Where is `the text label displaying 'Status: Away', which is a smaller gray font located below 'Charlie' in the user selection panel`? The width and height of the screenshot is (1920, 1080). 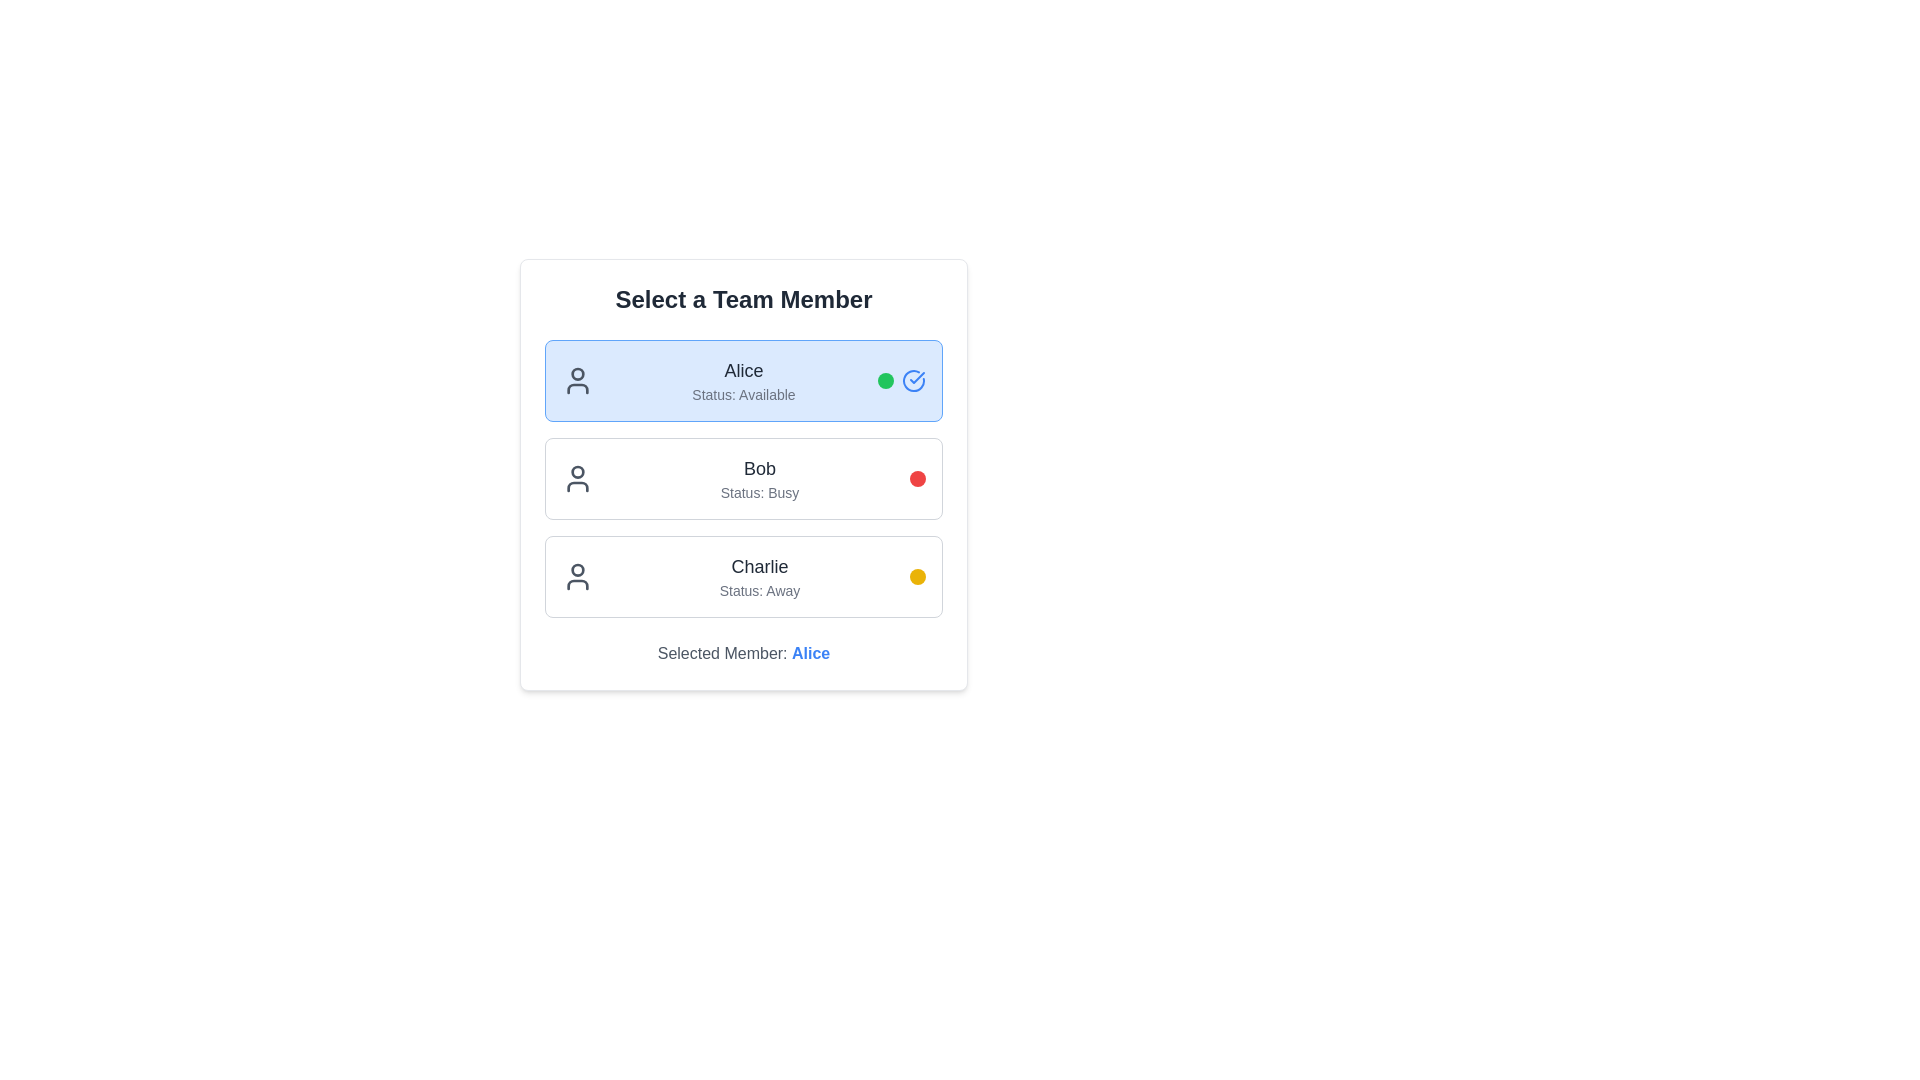
the text label displaying 'Status: Away', which is a smaller gray font located below 'Charlie' in the user selection panel is located at coordinates (758, 589).